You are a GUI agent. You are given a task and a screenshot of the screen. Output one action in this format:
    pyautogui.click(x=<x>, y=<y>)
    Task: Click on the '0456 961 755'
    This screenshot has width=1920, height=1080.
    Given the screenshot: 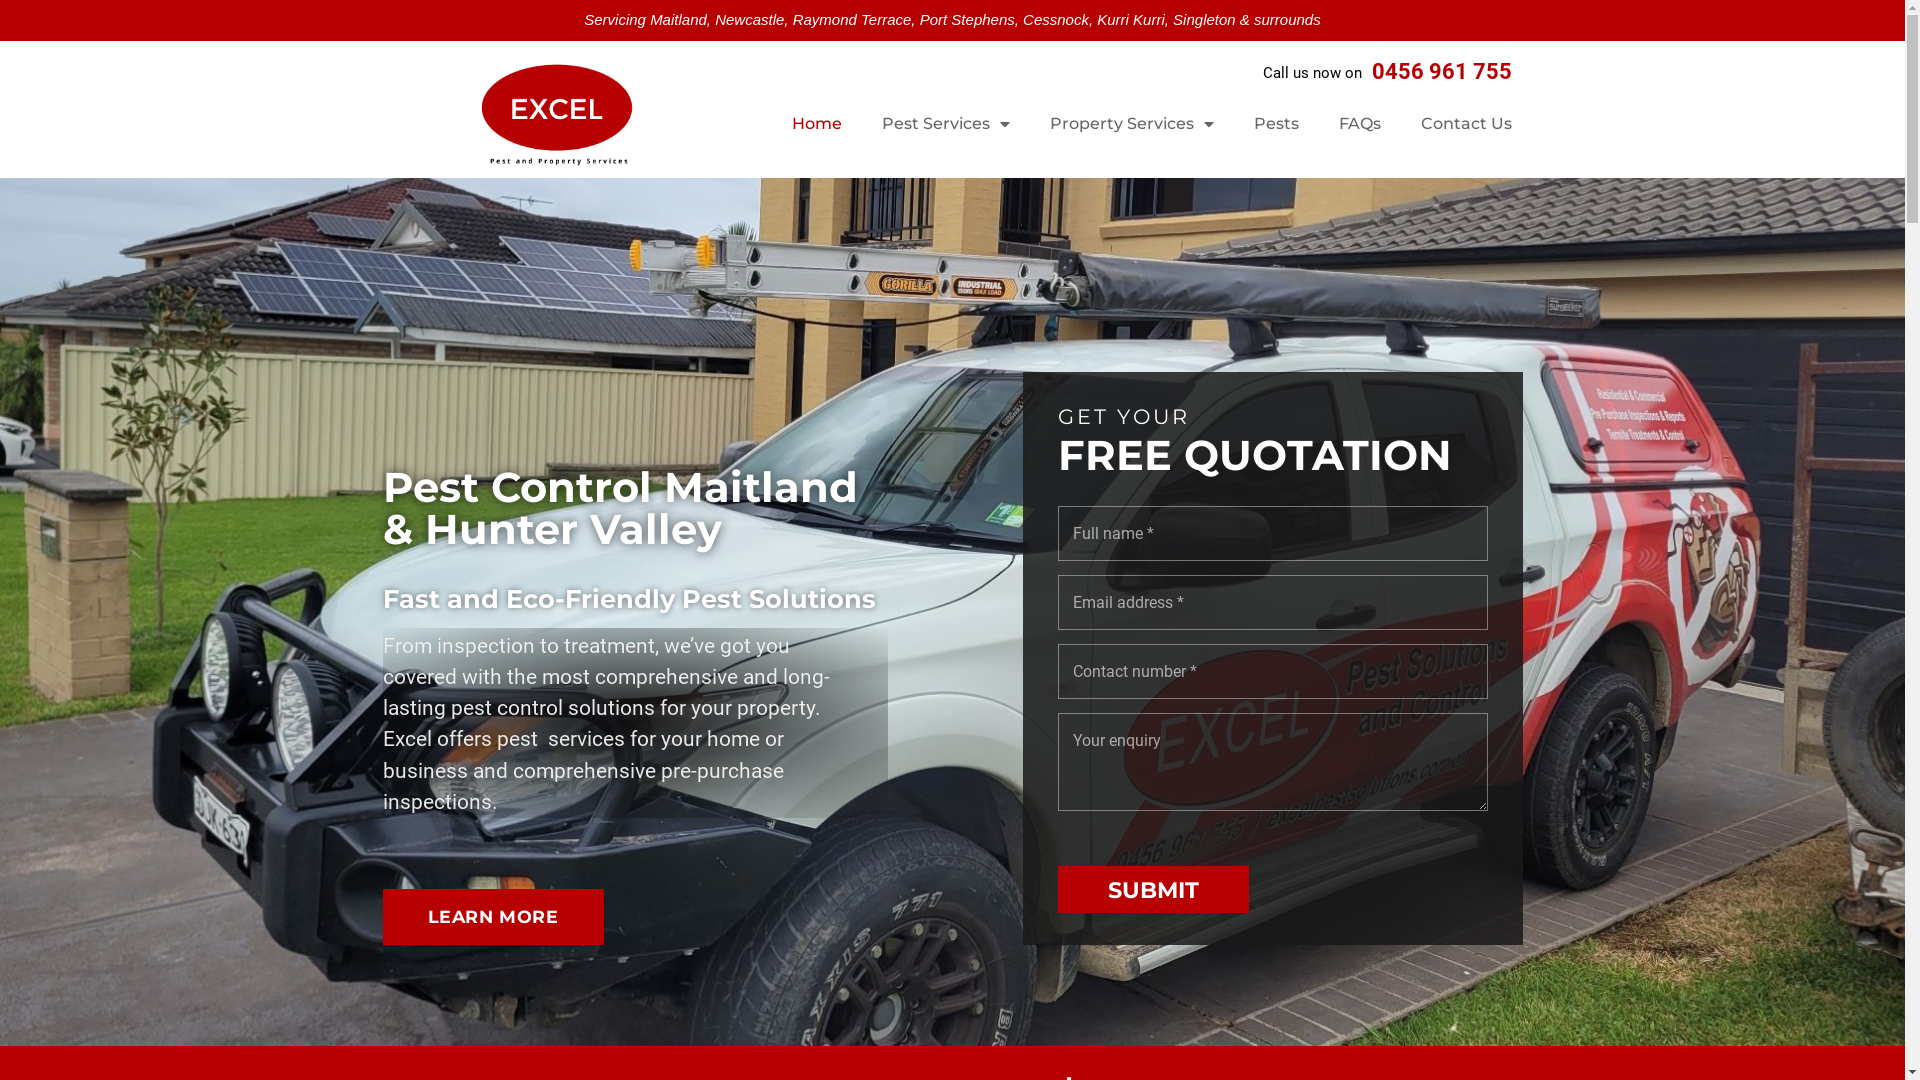 What is the action you would take?
    pyautogui.click(x=1371, y=71)
    